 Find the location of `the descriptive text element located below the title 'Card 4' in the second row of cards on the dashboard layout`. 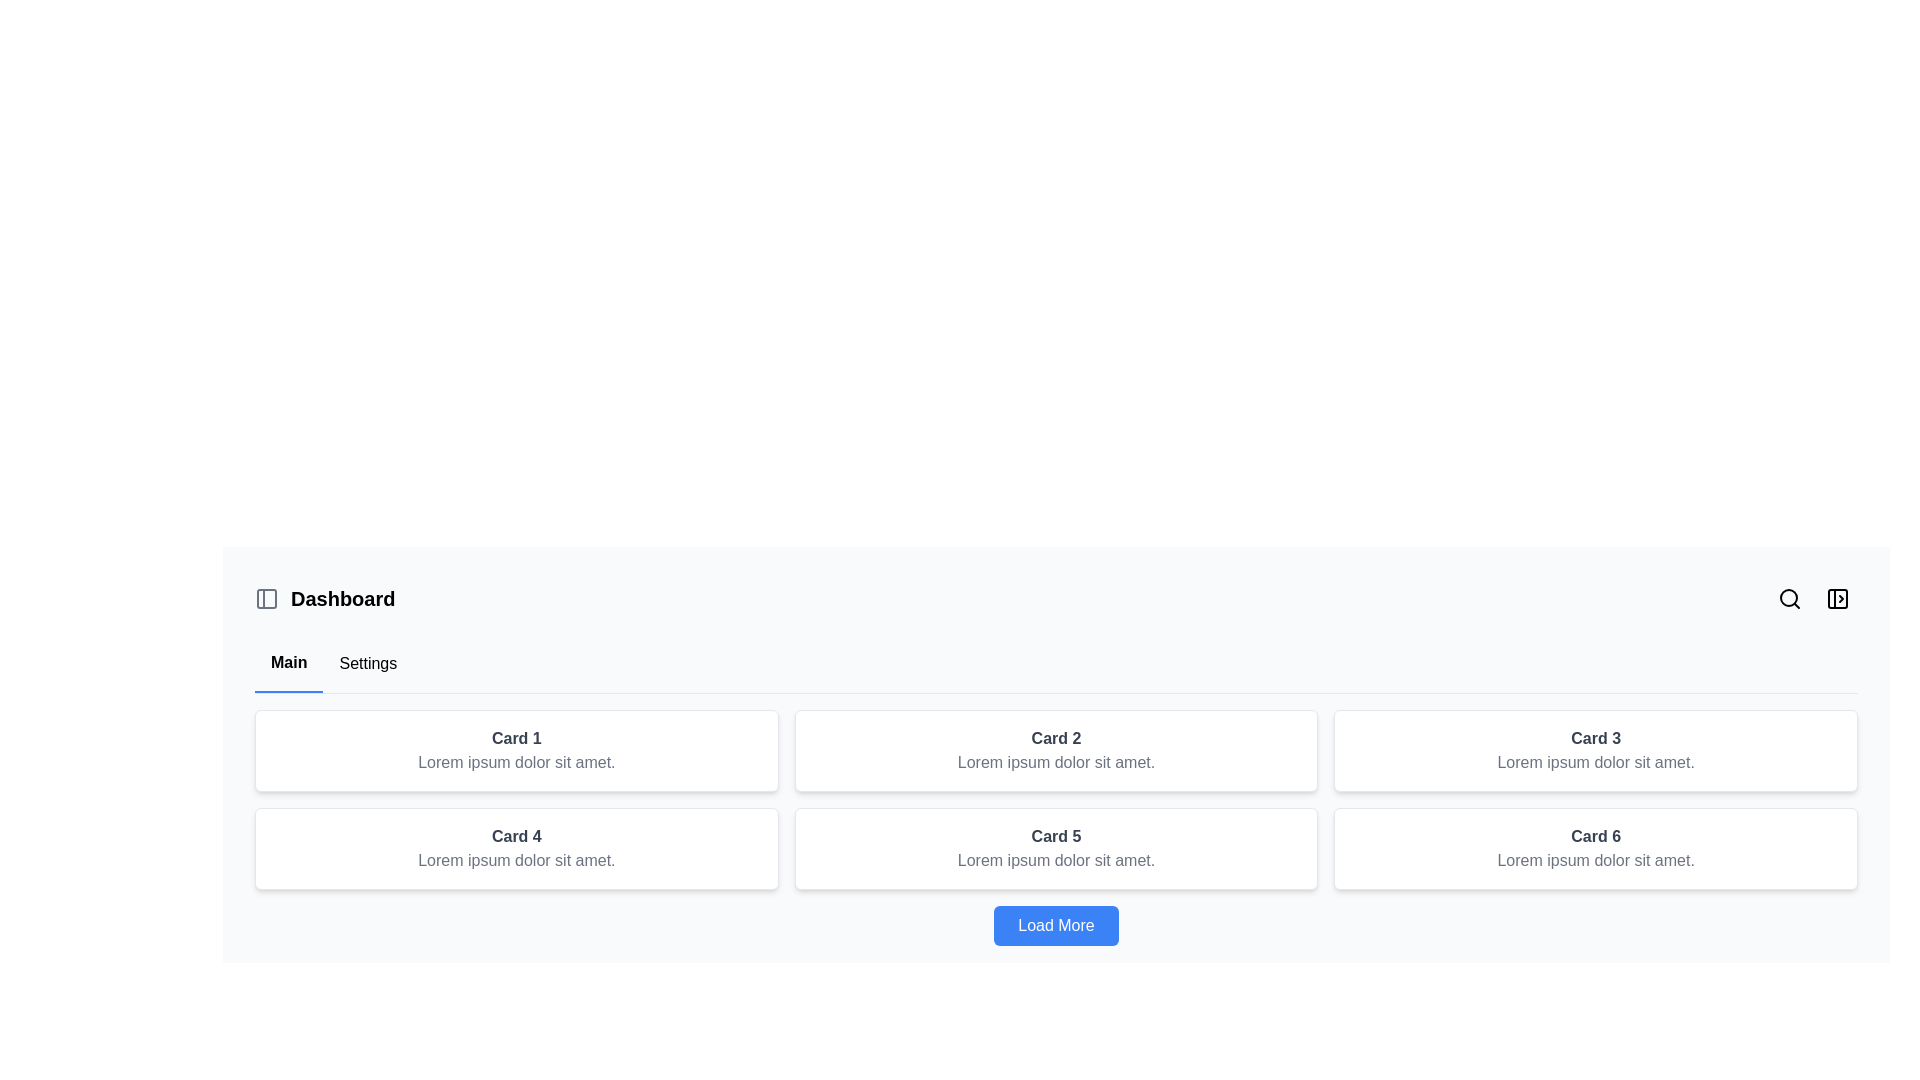

the descriptive text element located below the title 'Card 4' in the second row of cards on the dashboard layout is located at coordinates (516, 859).